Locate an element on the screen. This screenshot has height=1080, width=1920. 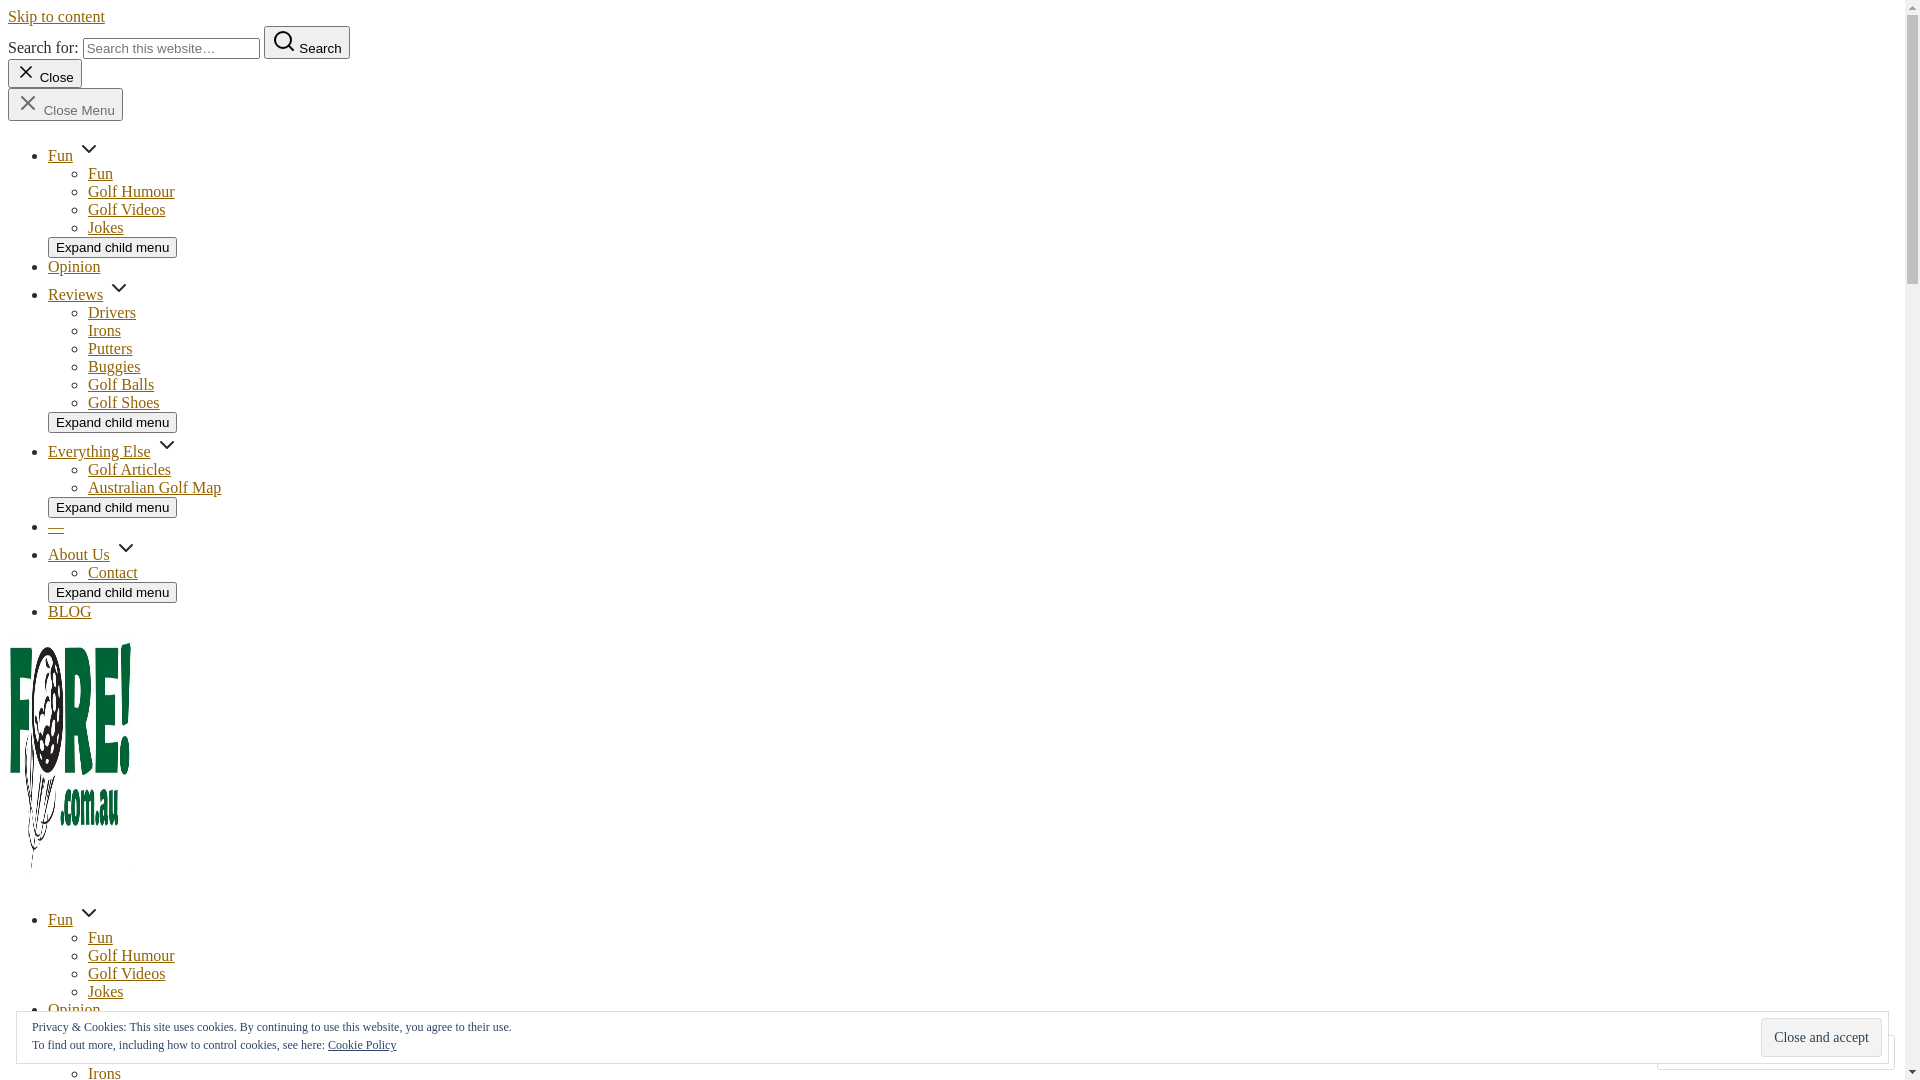
'Search for:' is located at coordinates (171, 47).